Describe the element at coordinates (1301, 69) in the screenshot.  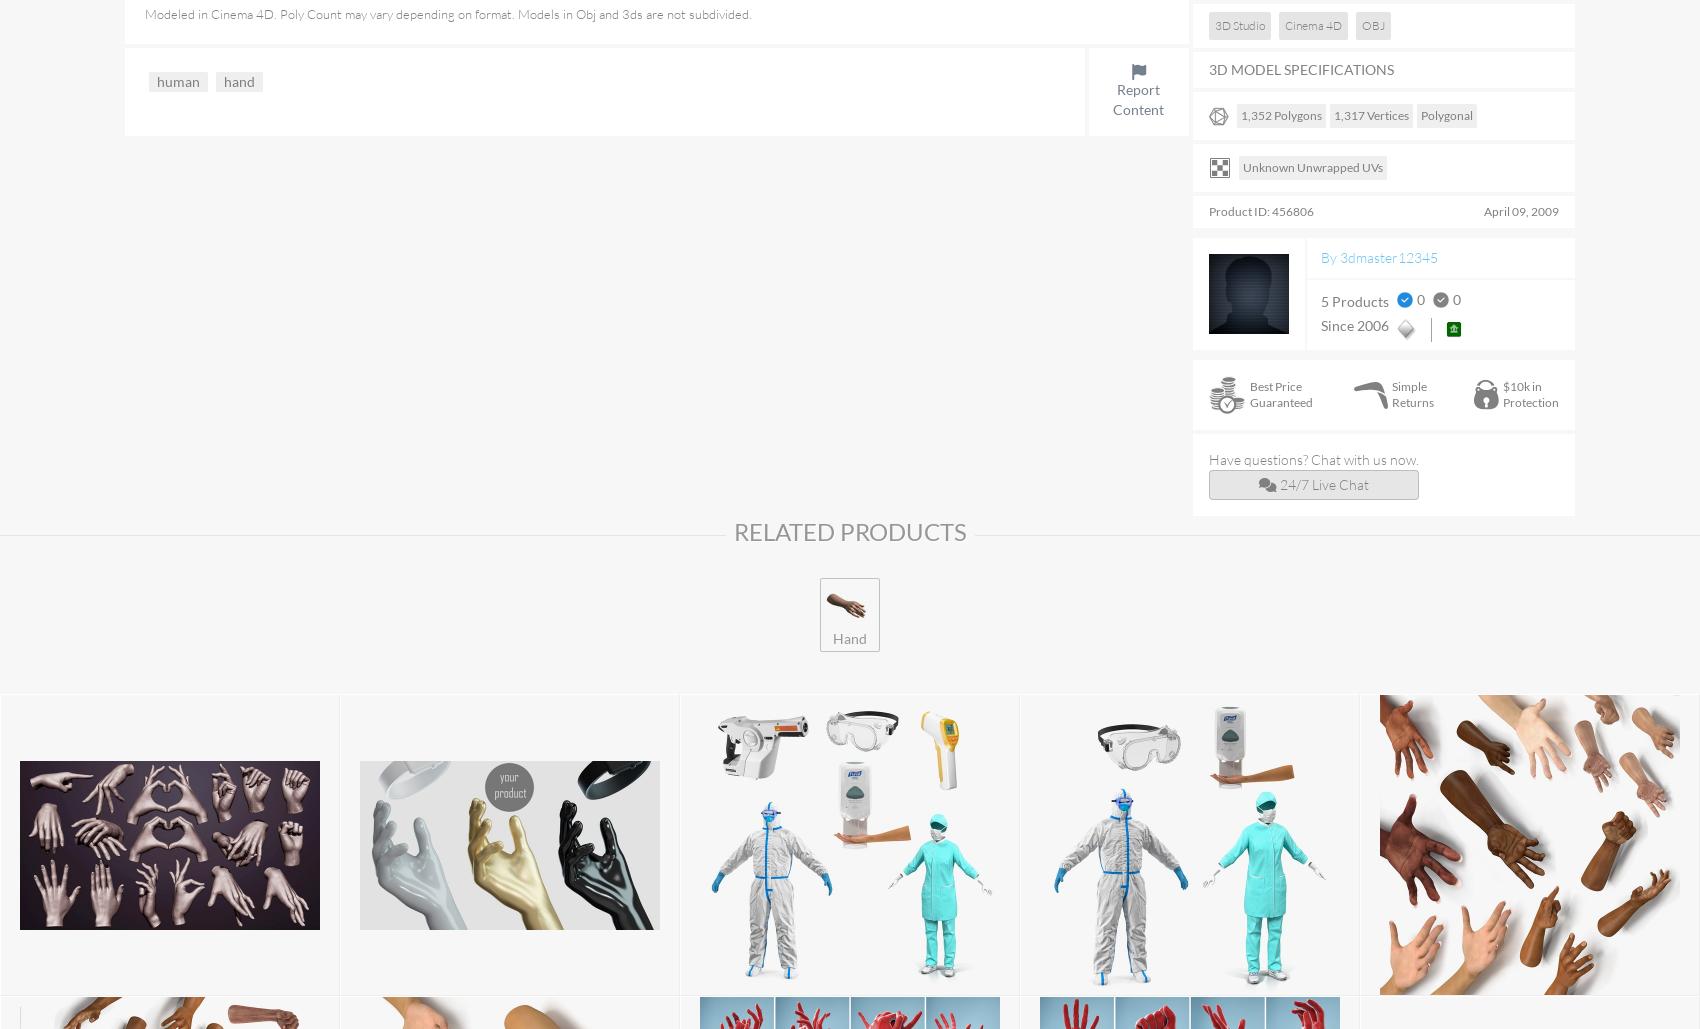
I see `'3D MODEL SPECIFICATIONS'` at that location.